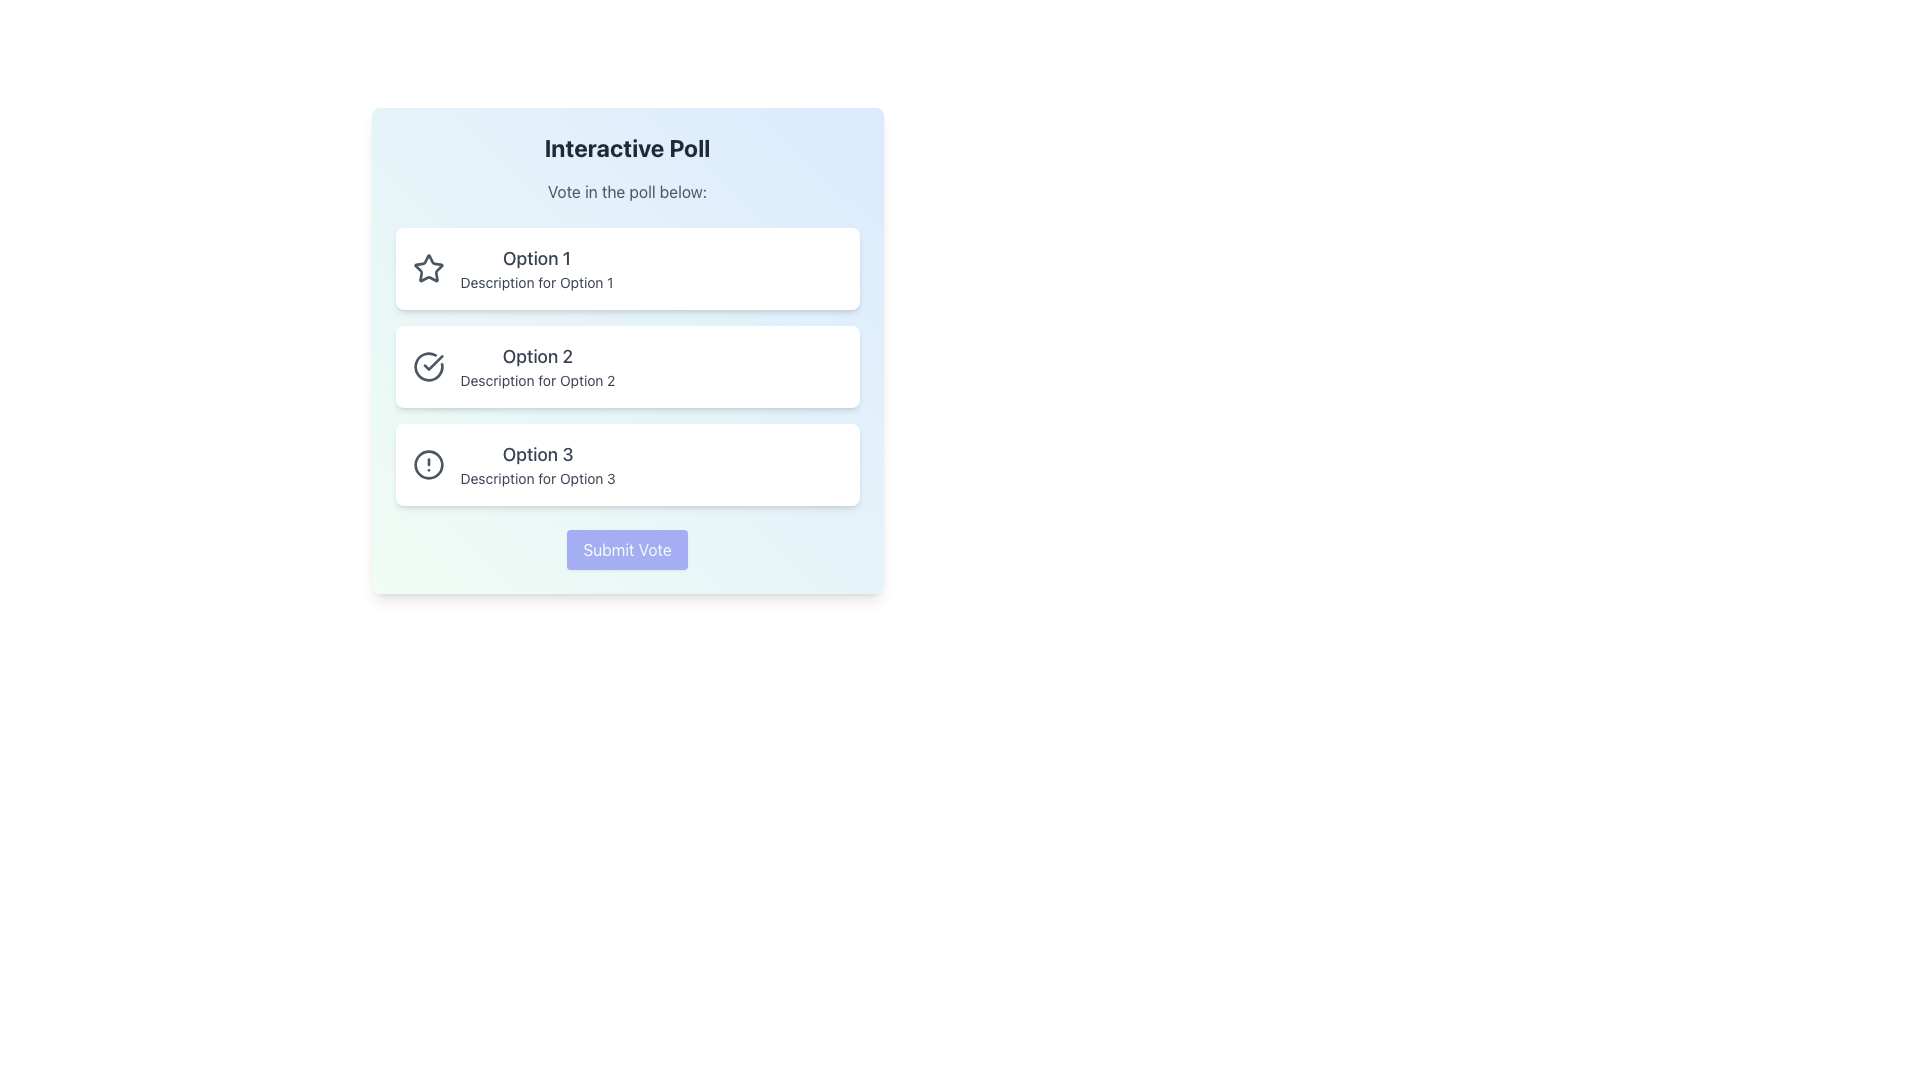  I want to click on text displayed in the second option block of the poll, which contains the title and description of the second choice, so click(537, 366).